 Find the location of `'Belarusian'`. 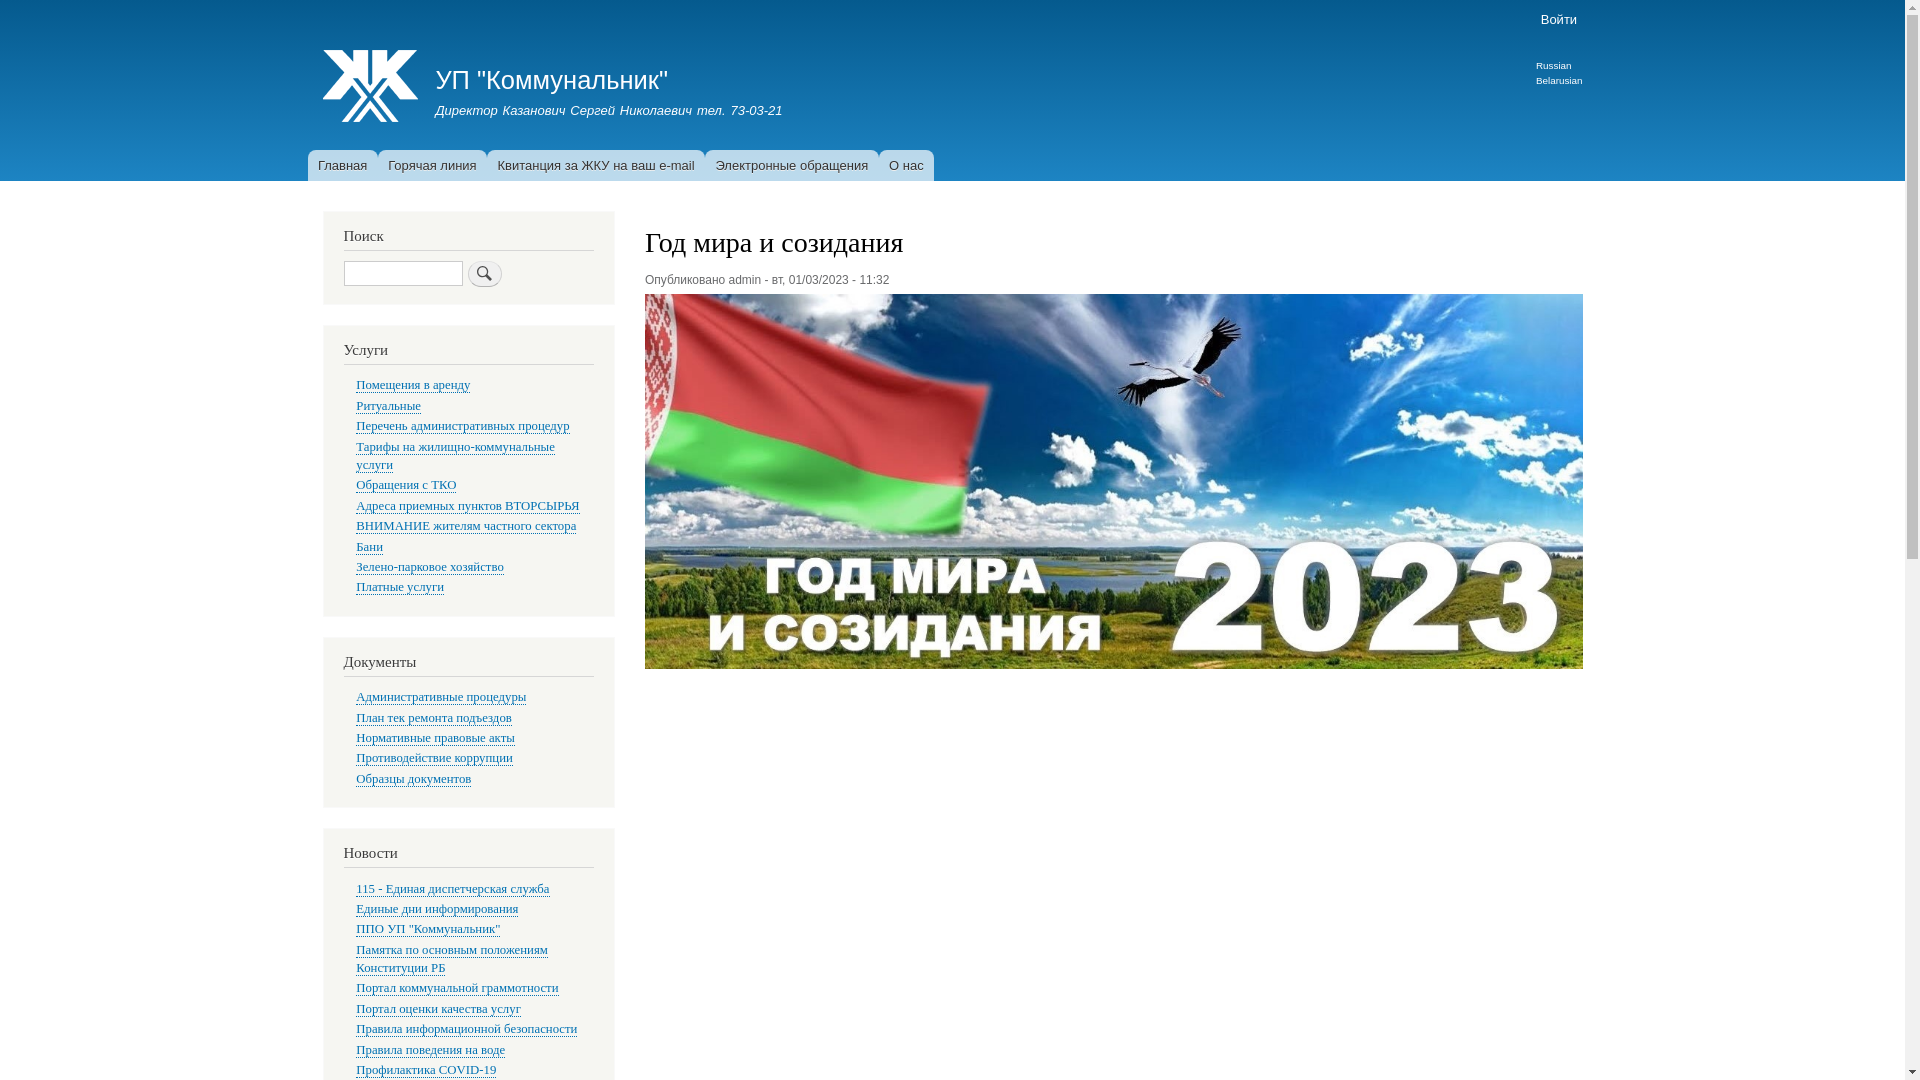

'Belarusian' is located at coordinates (1558, 79).